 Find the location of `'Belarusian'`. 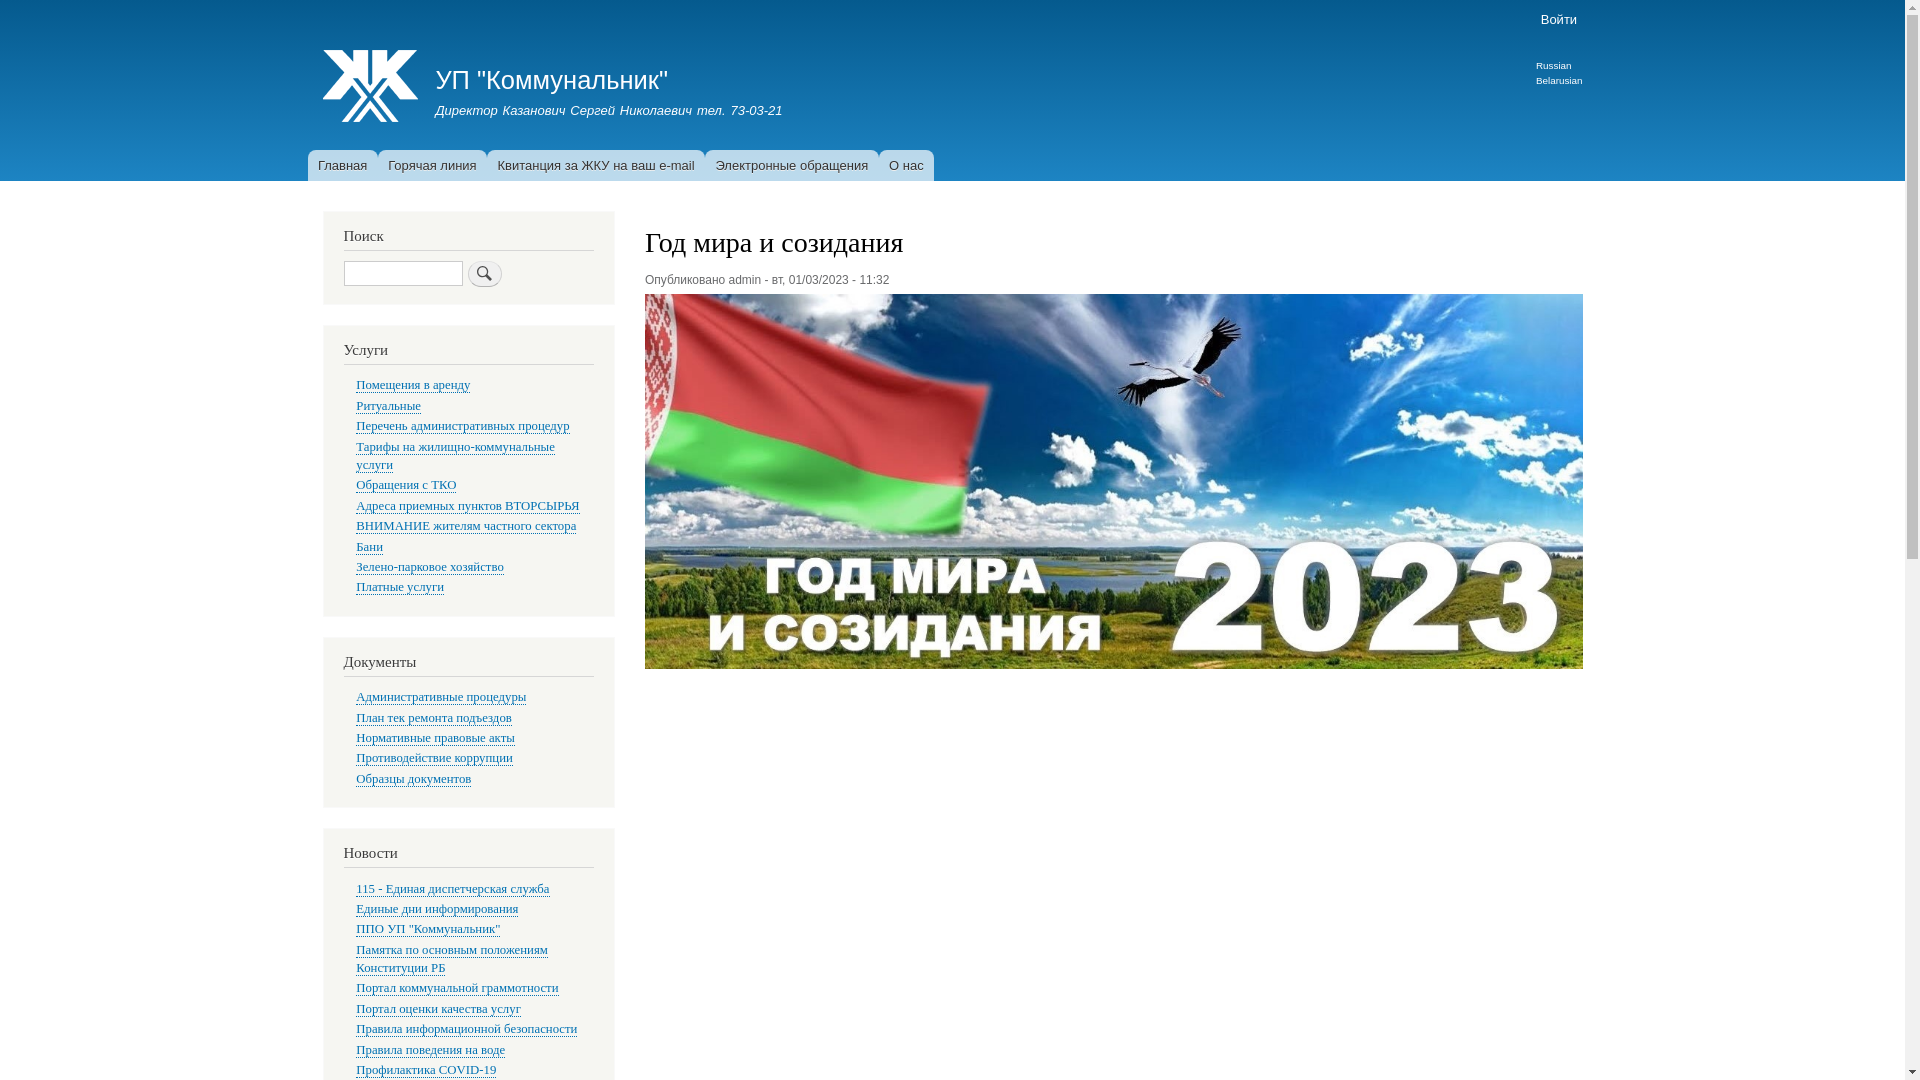

'Belarusian' is located at coordinates (1558, 79).